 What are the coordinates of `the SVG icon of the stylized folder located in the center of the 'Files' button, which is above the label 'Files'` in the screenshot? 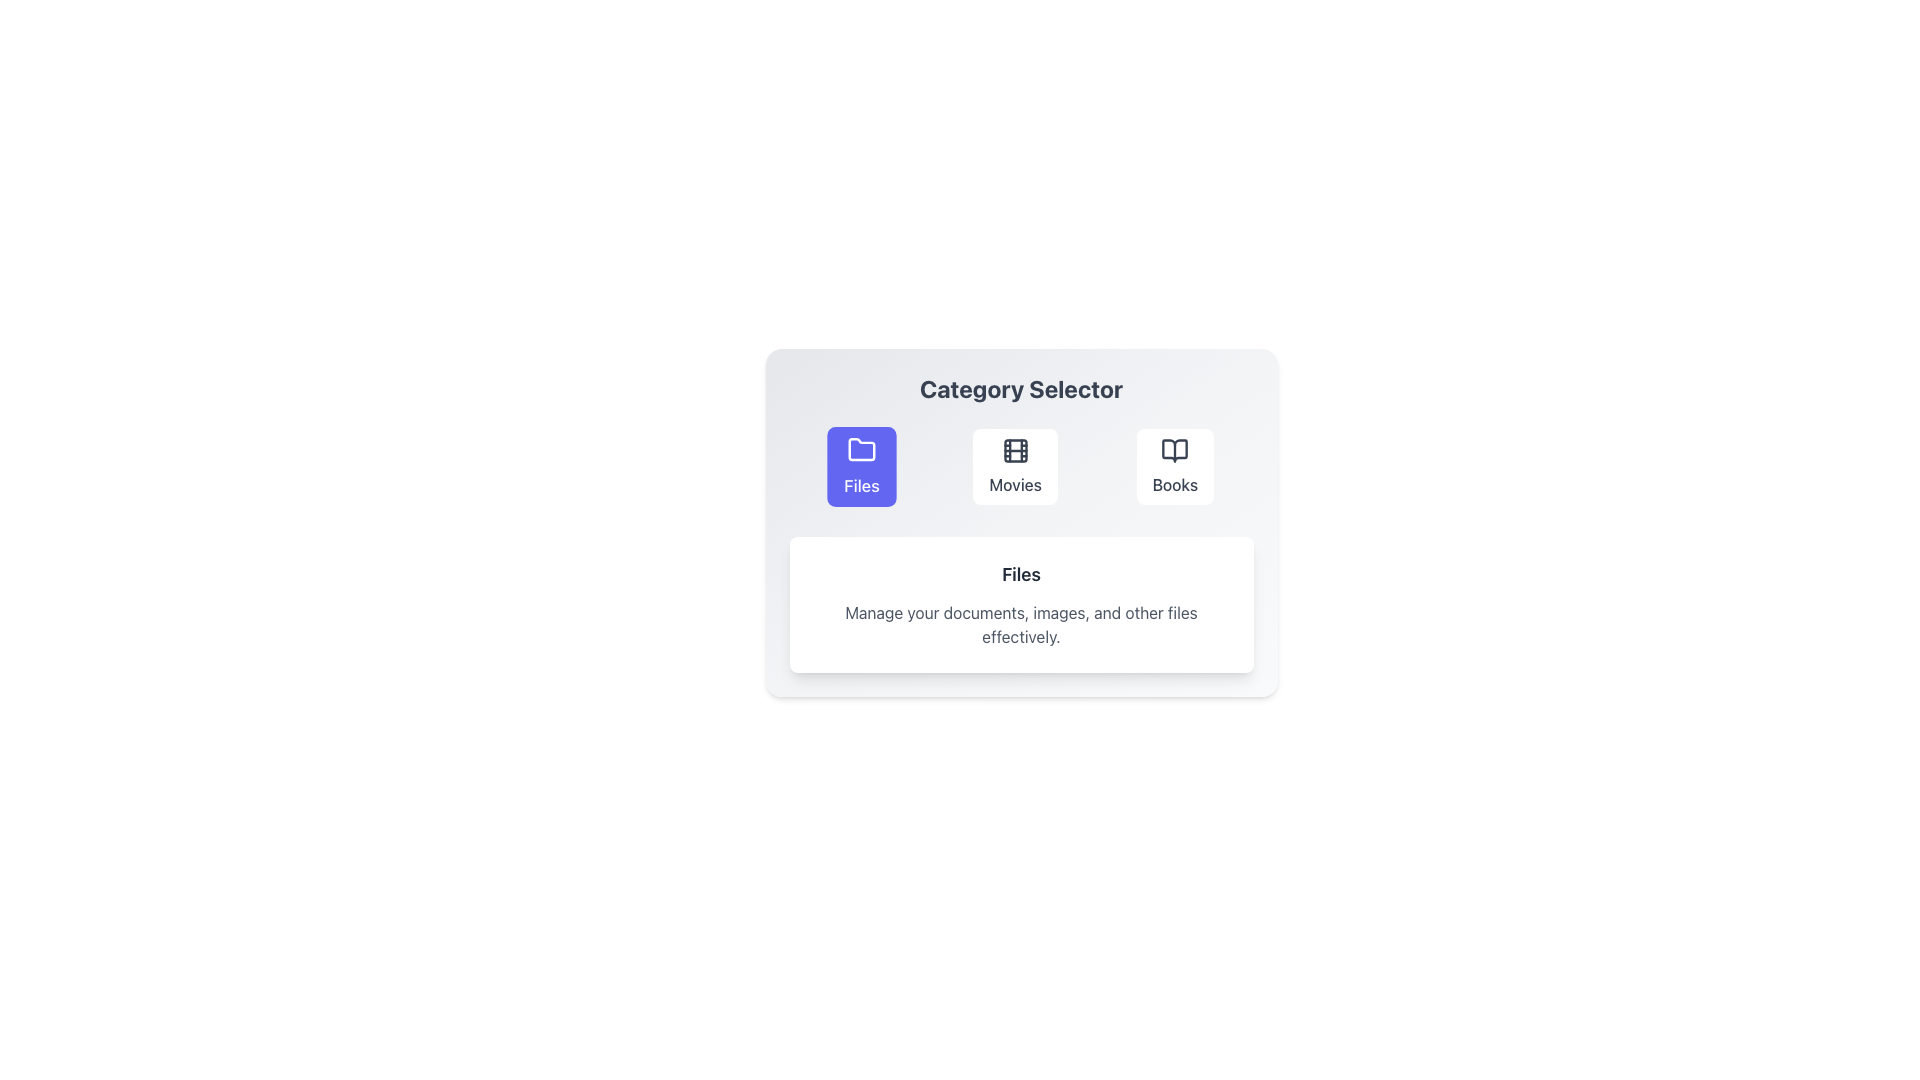 It's located at (861, 450).